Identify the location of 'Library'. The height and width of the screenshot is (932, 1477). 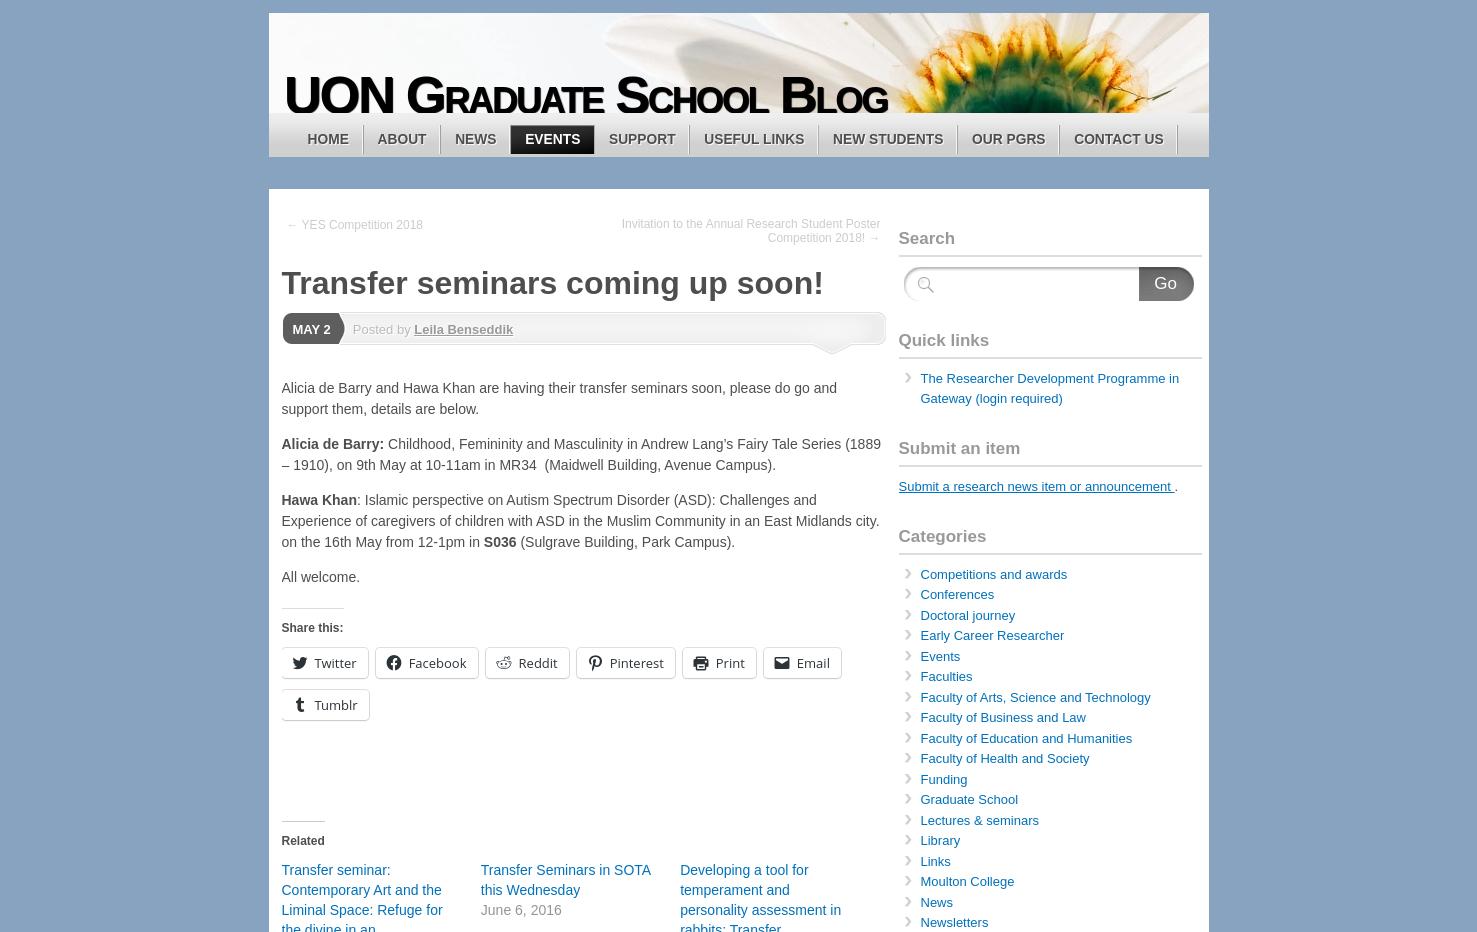
(939, 839).